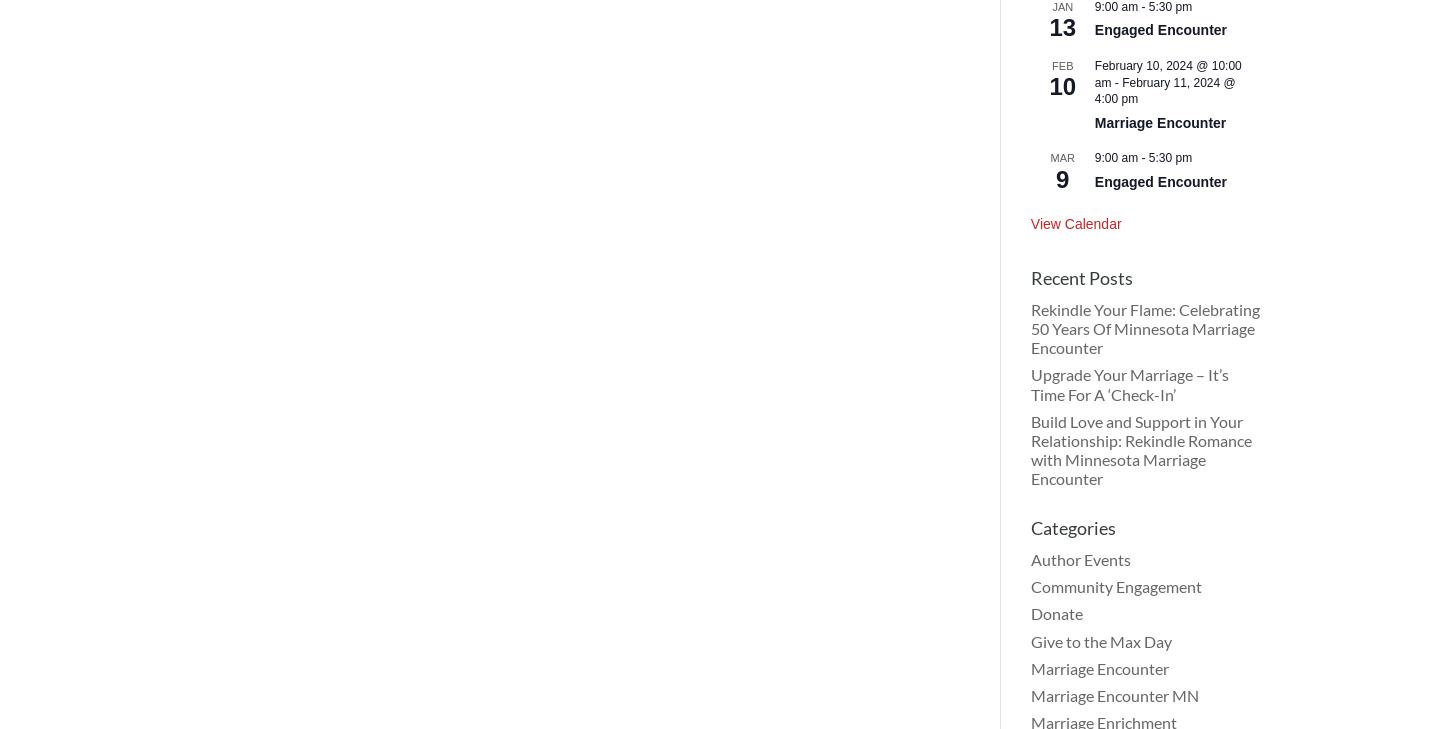 The height and width of the screenshot is (729, 1440). What do you see at coordinates (1030, 449) in the screenshot?
I see `'Build Love and Support in Your Relationship: Rekindle Romance with Minnesota Marriage Encounter'` at bounding box center [1030, 449].